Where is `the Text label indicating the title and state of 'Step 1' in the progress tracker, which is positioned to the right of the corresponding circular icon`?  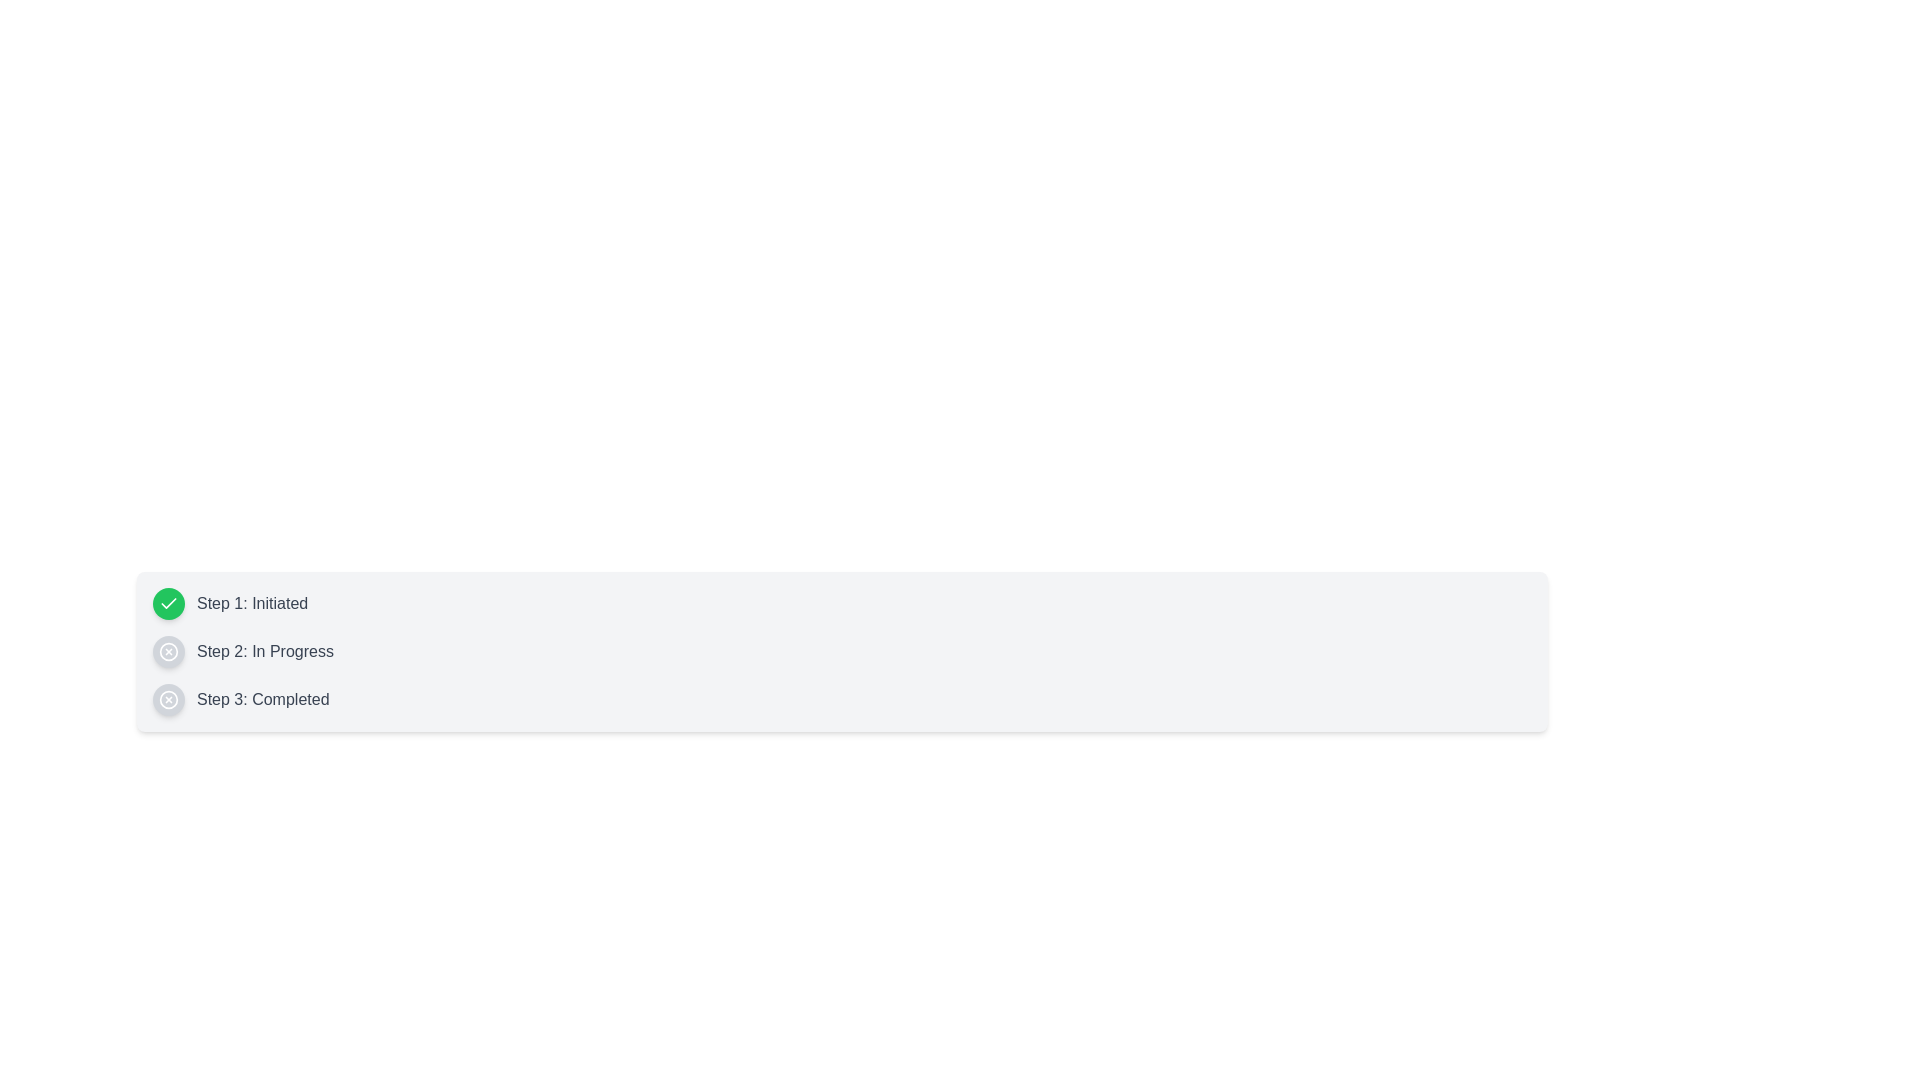 the Text label indicating the title and state of 'Step 1' in the progress tracker, which is positioned to the right of the corresponding circular icon is located at coordinates (251, 603).